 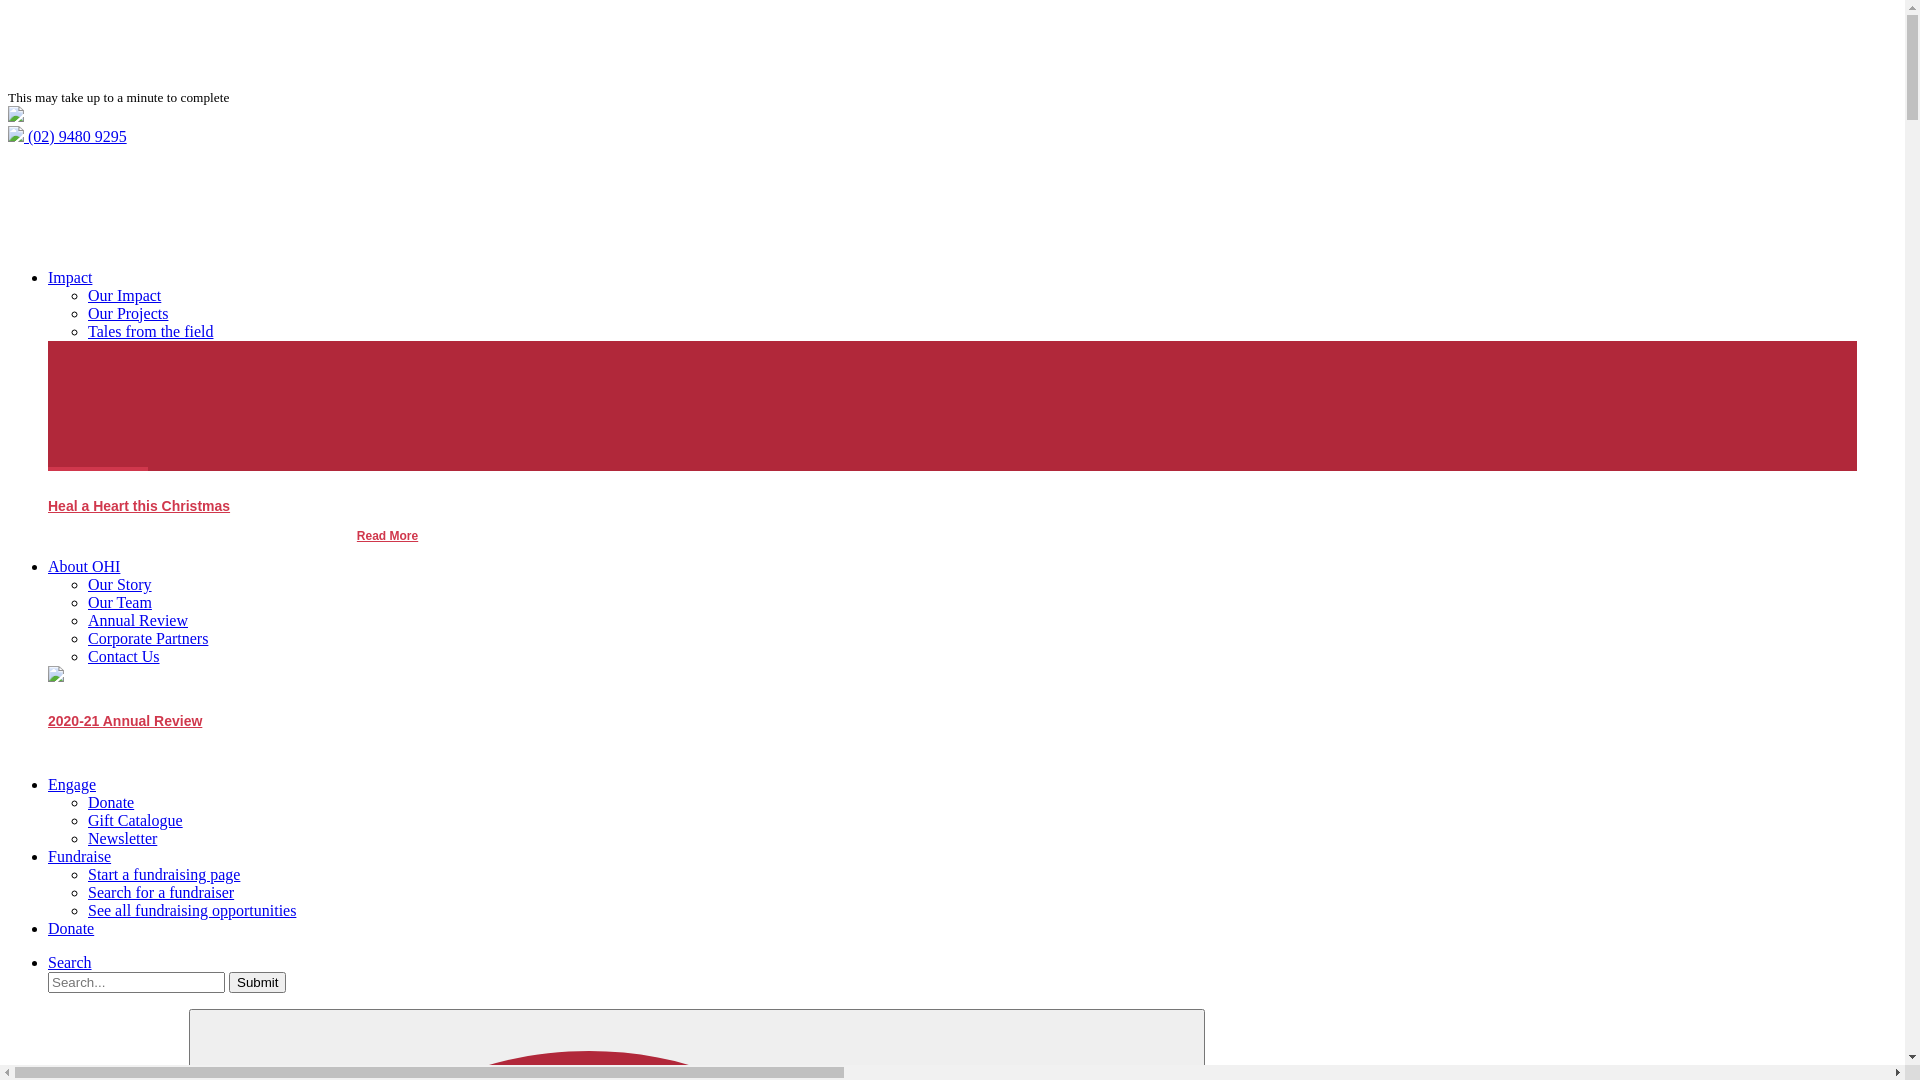 What do you see at coordinates (147, 638) in the screenshot?
I see `'Corporate Partners'` at bounding box center [147, 638].